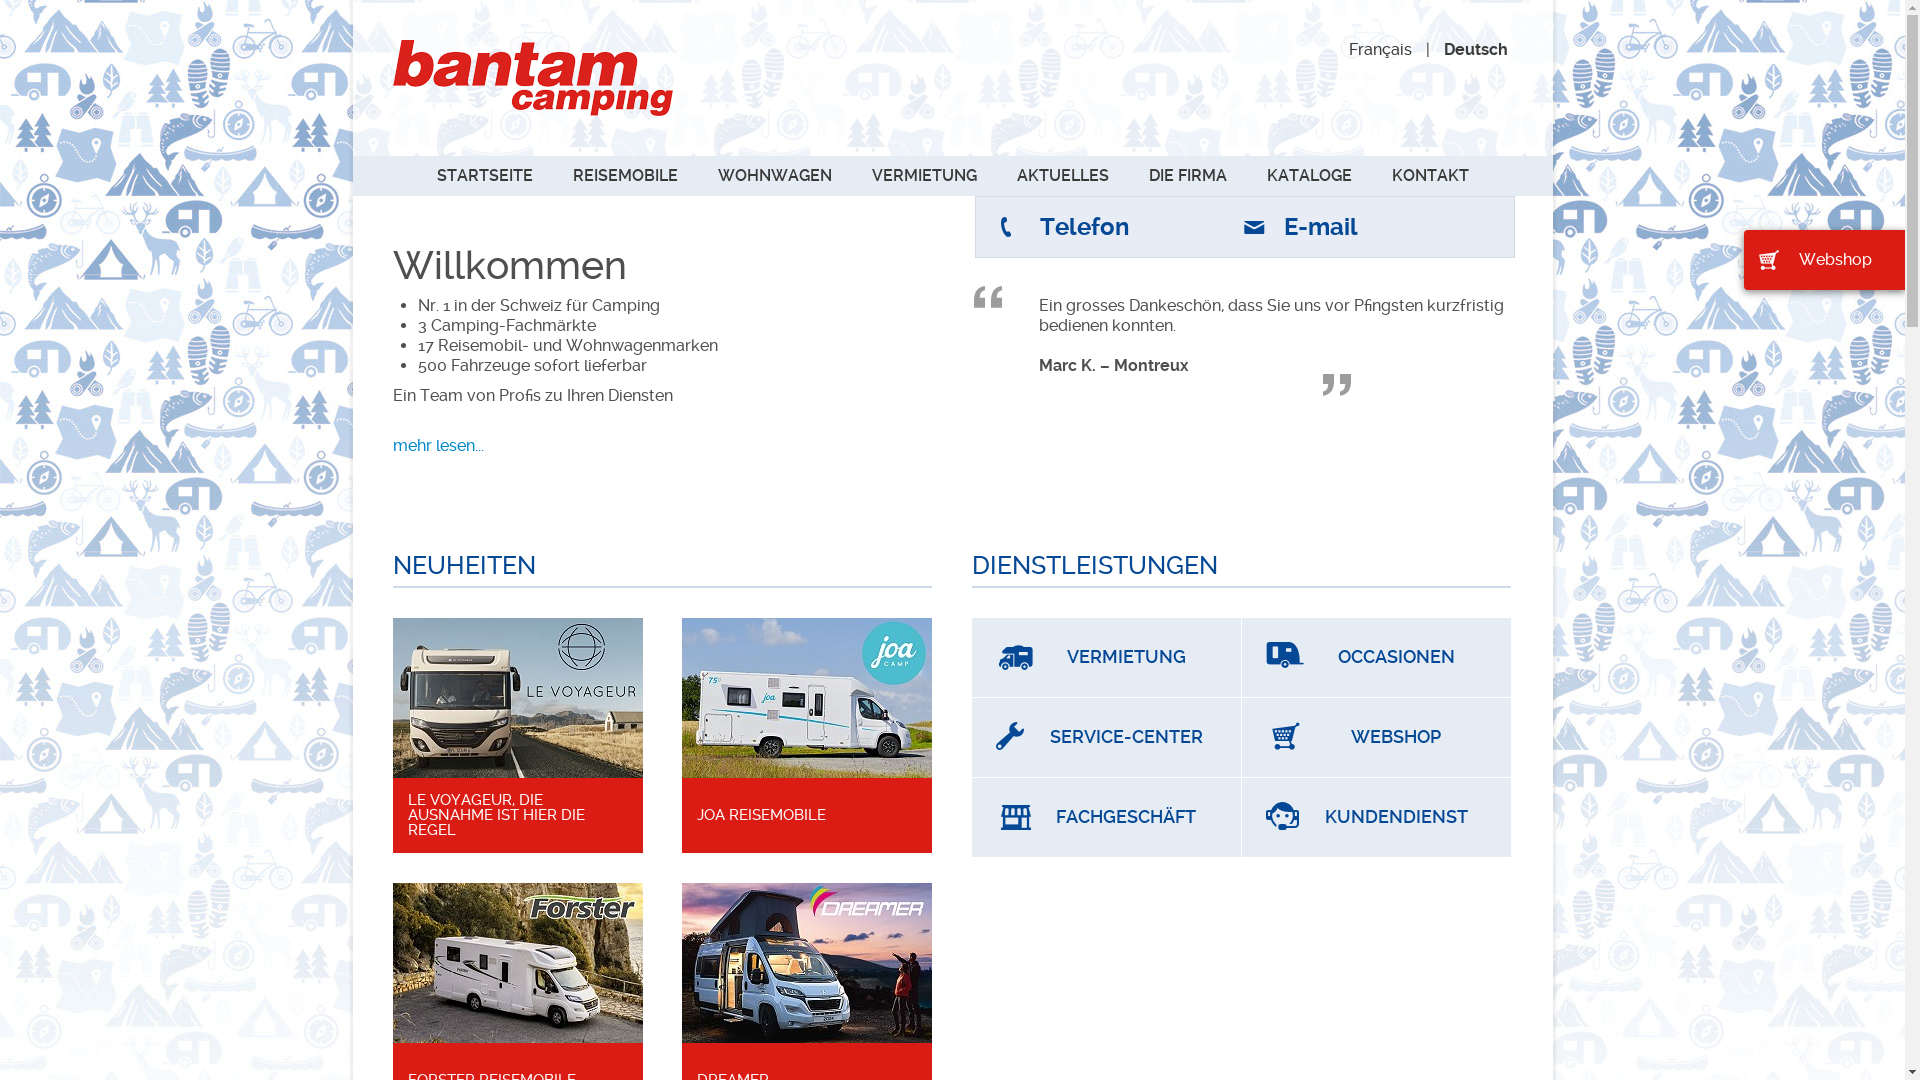  I want to click on 'REISEMOBILE', so click(623, 175).